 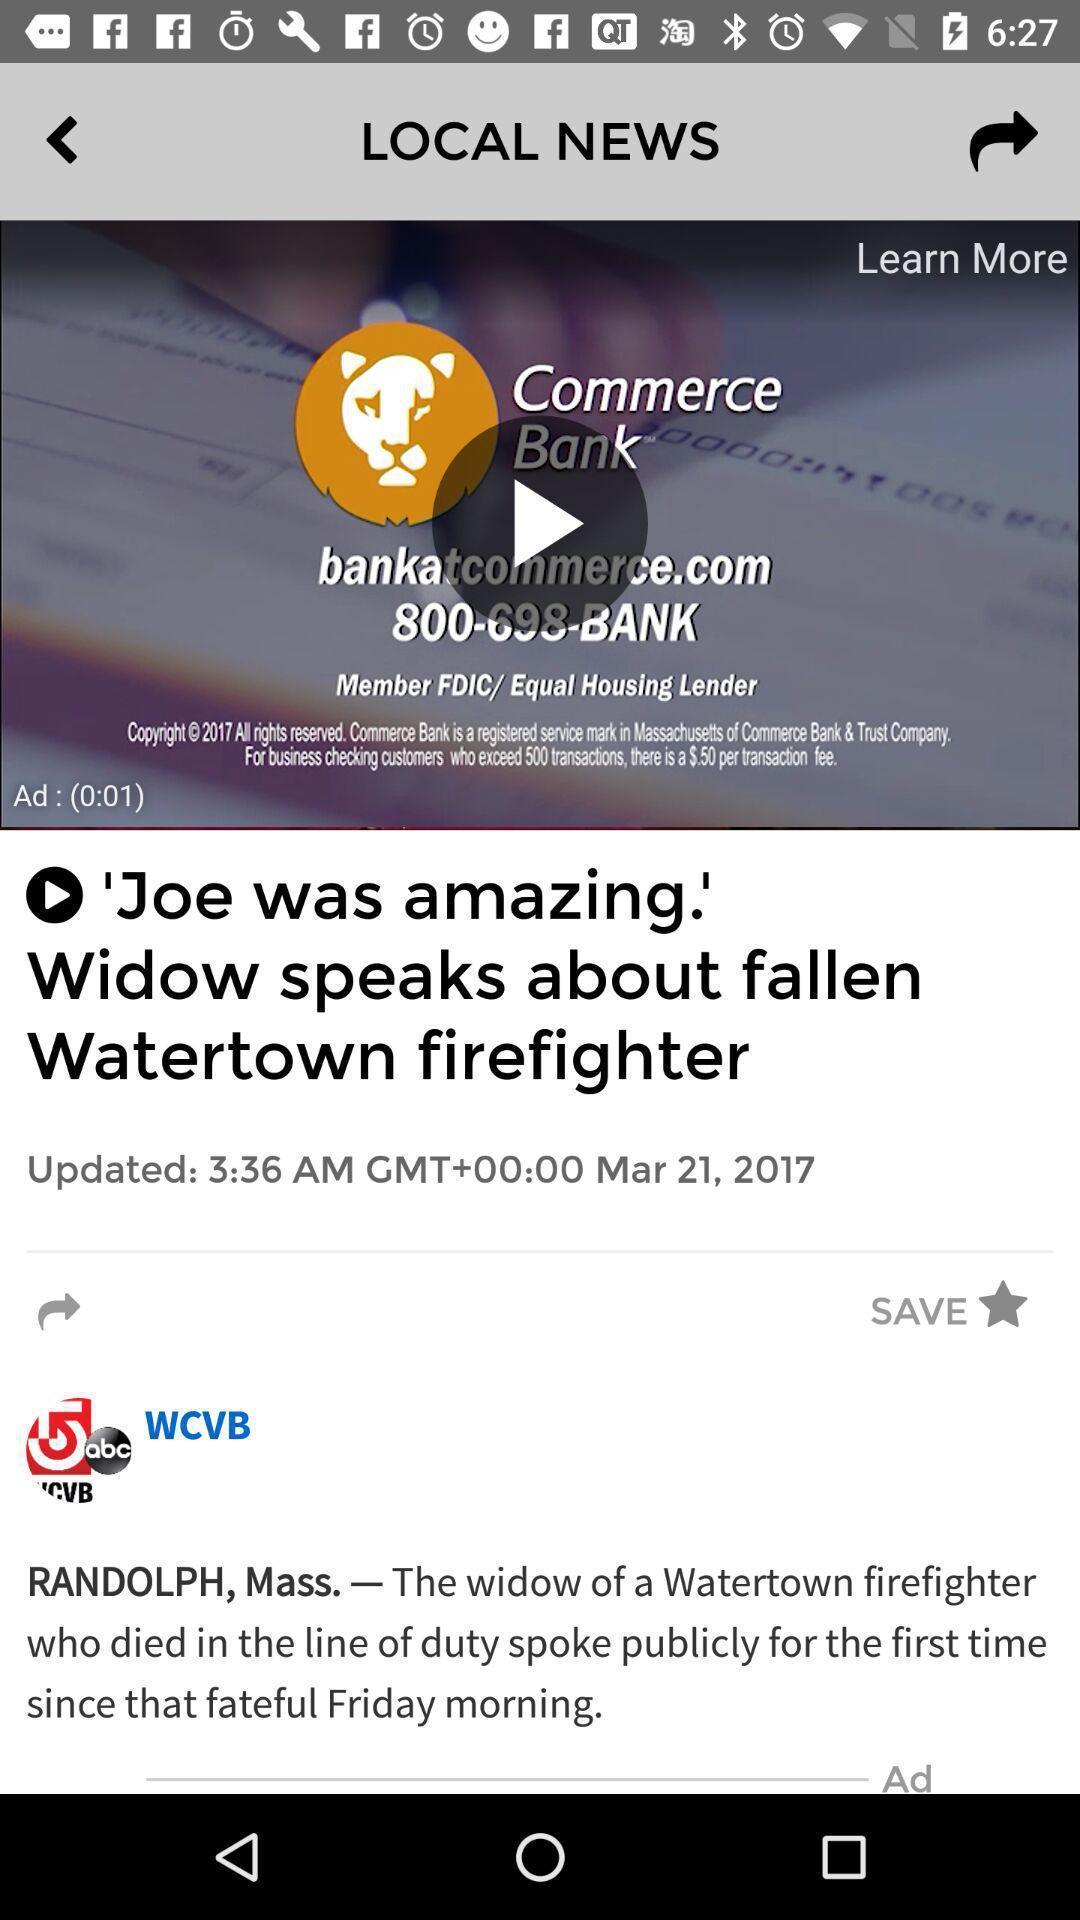 I want to click on advertising partner, so click(x=540, y=523).